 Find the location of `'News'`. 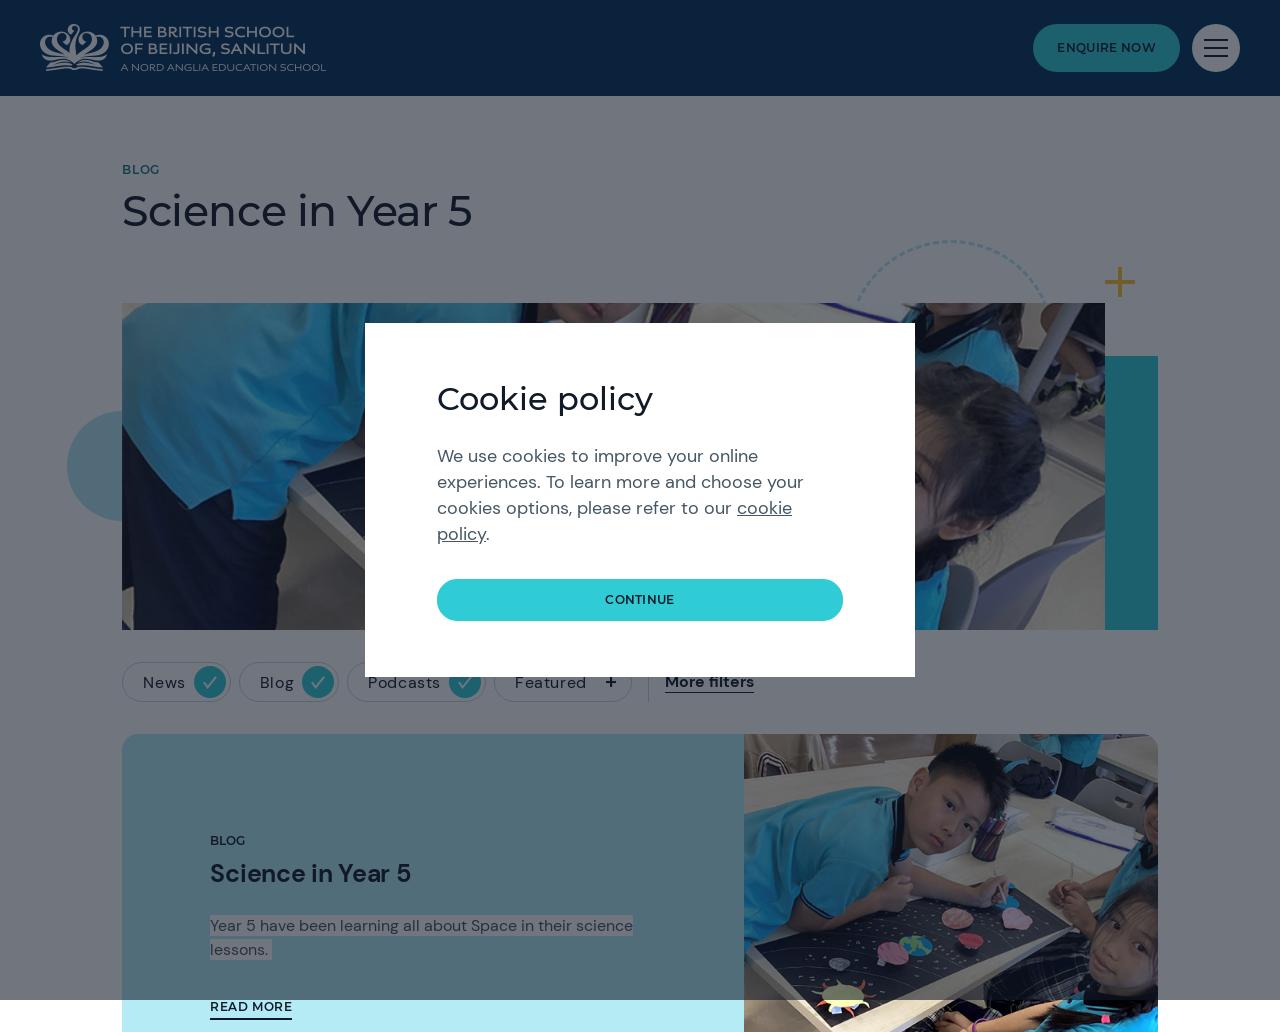

'News' is located at coordinates (163, 680).